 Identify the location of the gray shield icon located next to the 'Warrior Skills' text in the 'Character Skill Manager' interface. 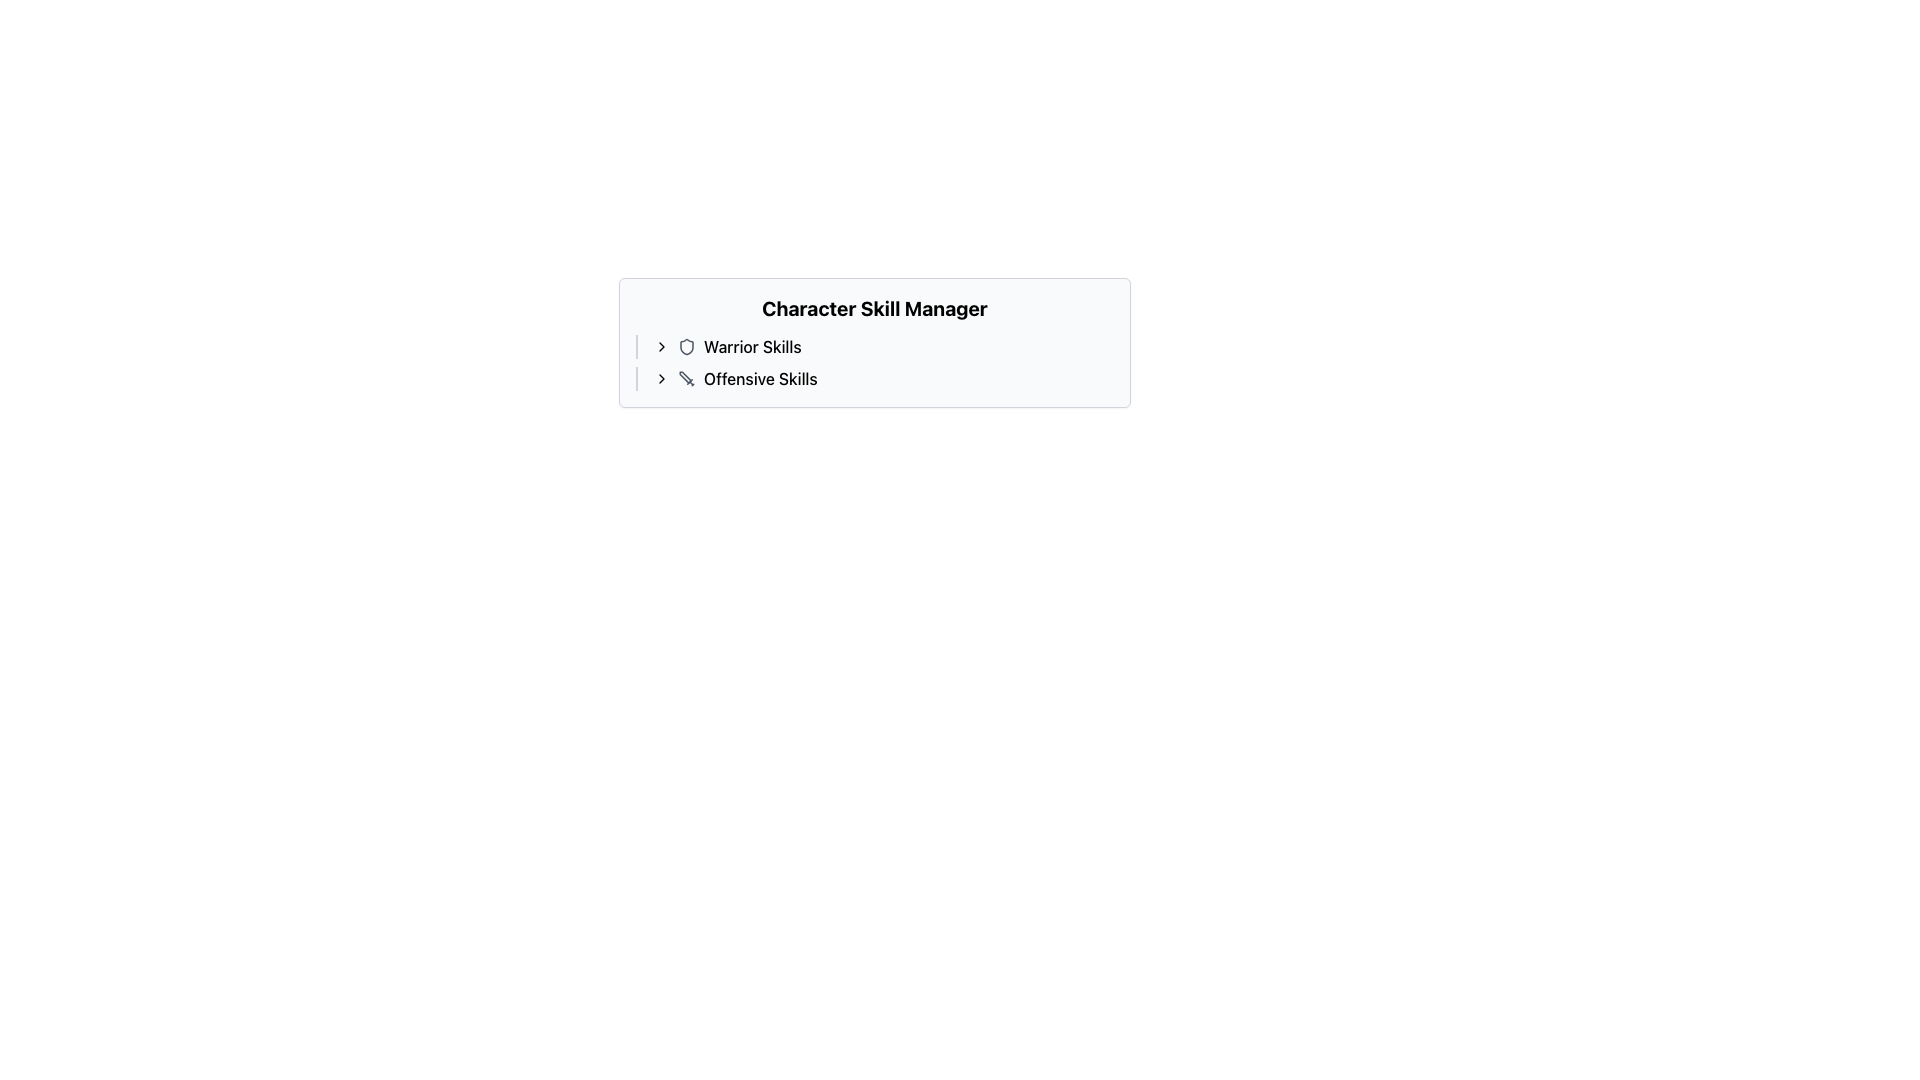
(686, 346).